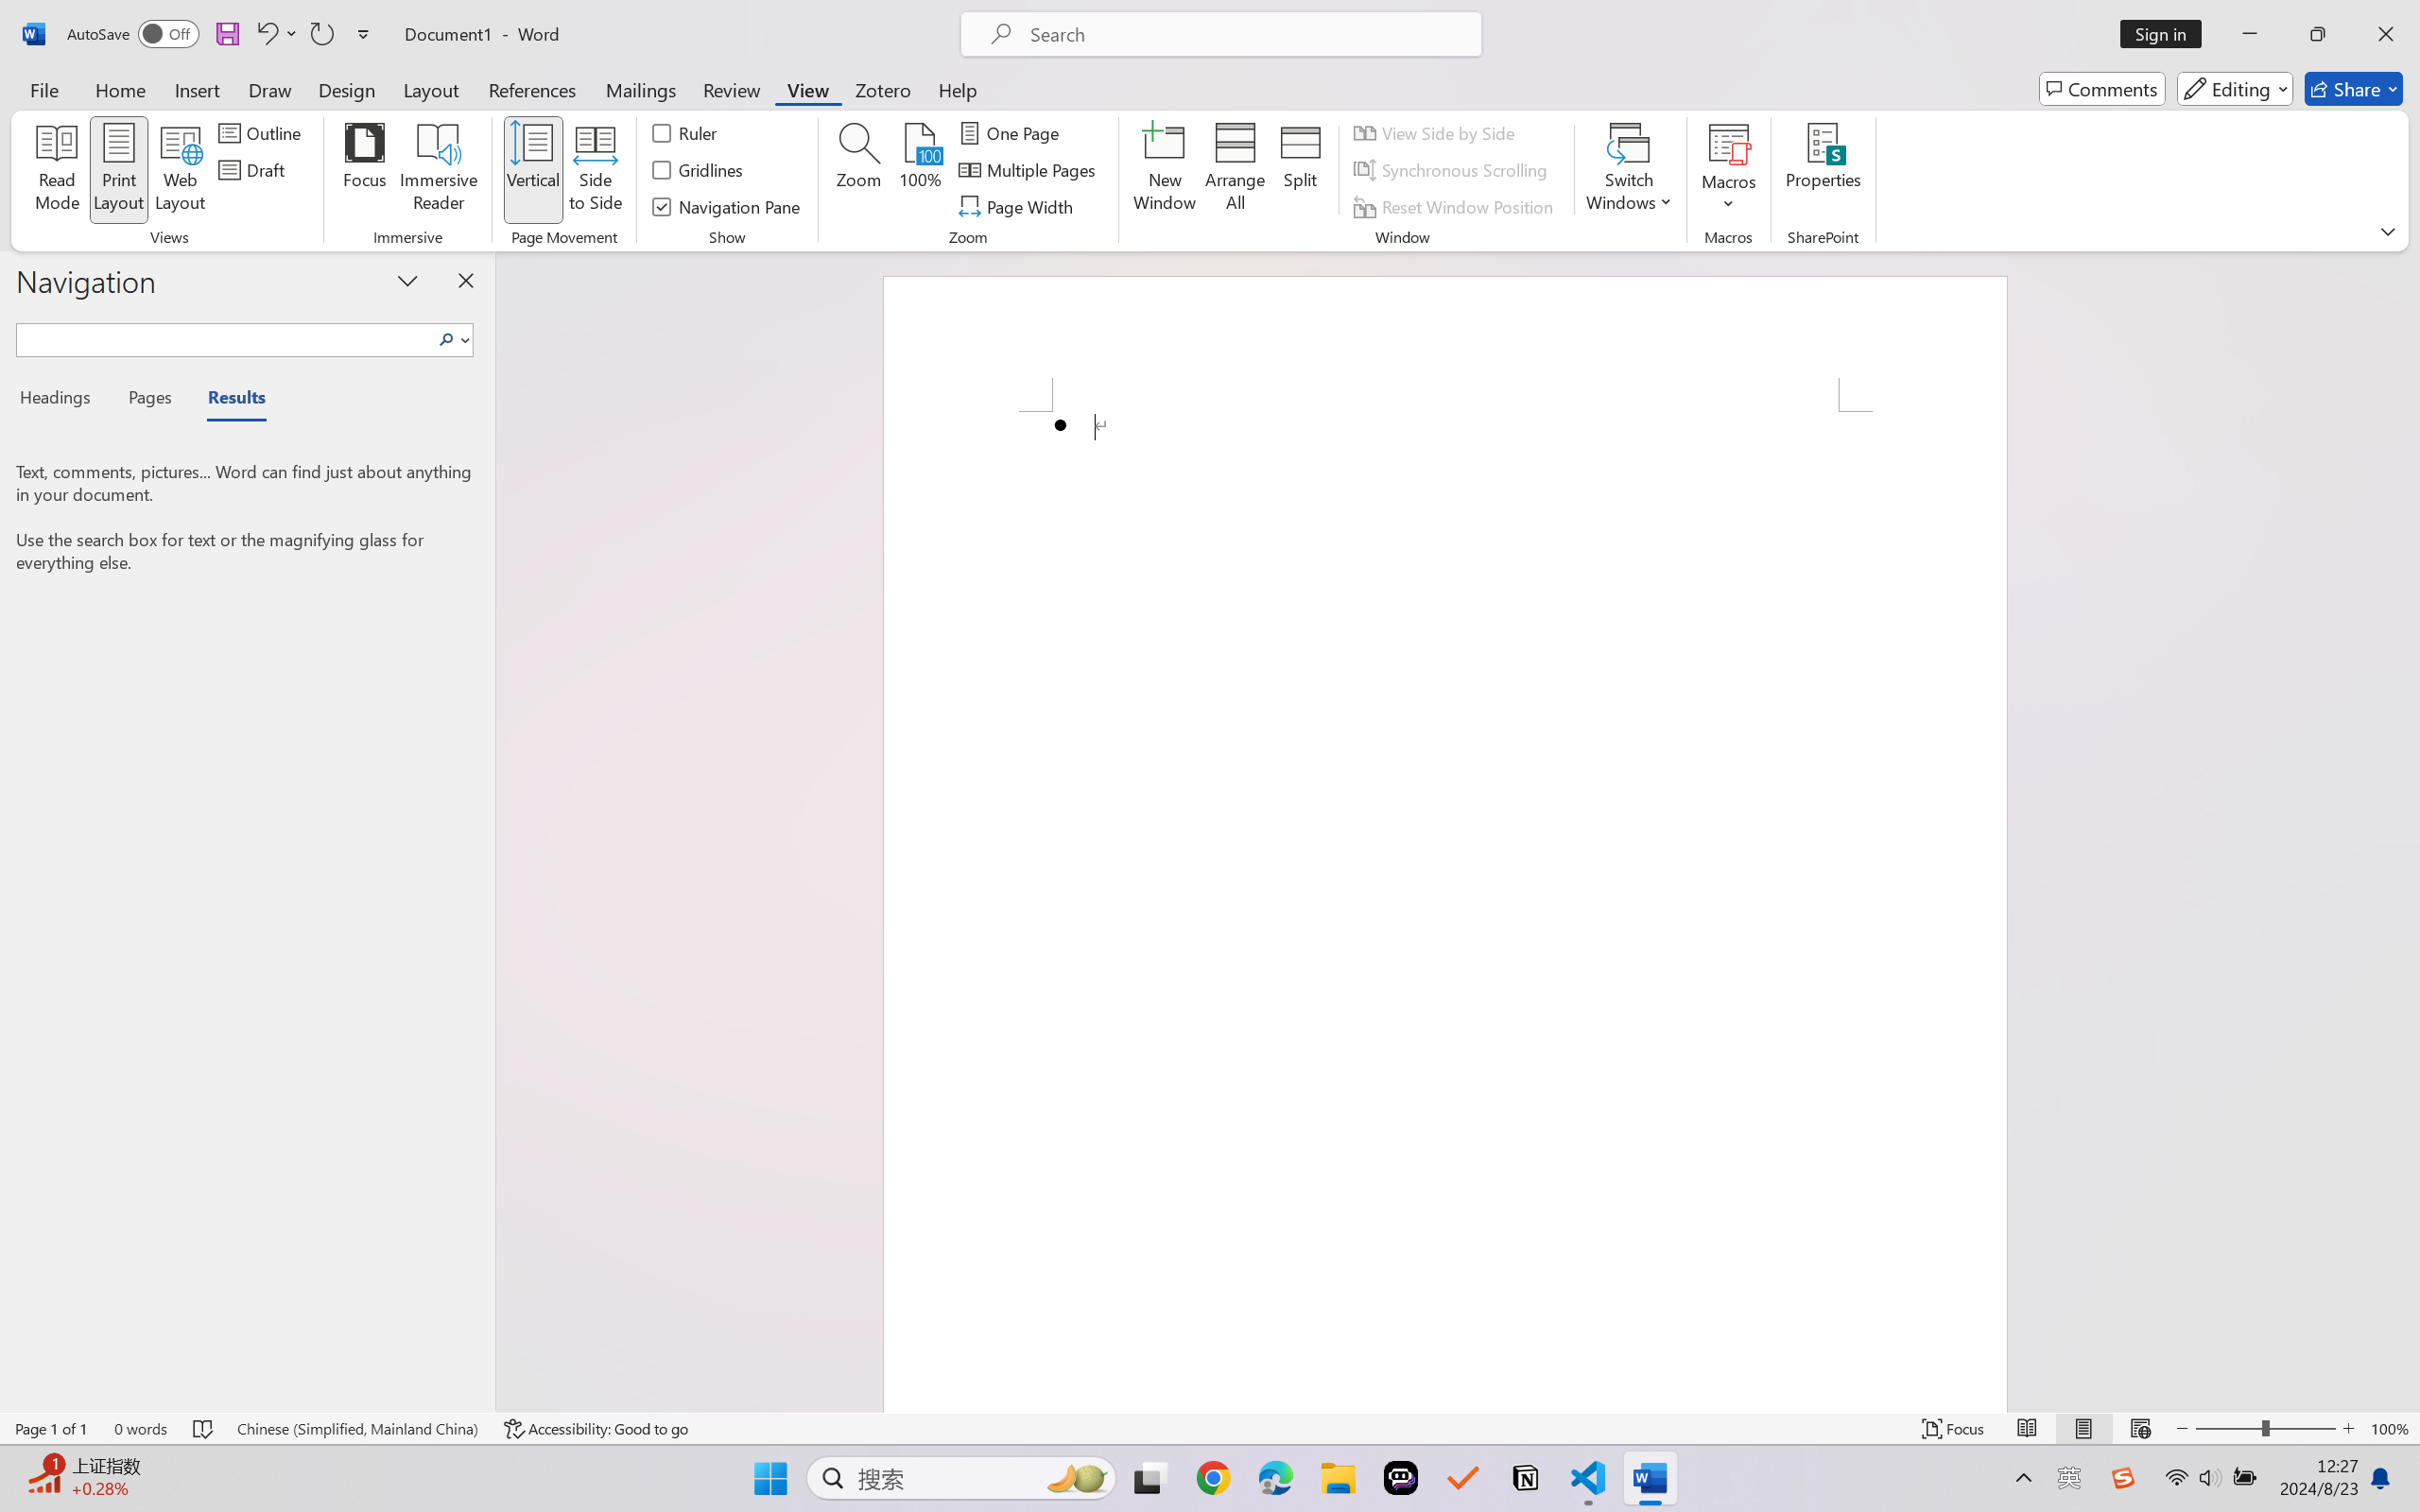 The height and width of the screenshot is (1512, 2420). Describe the element at coordinates (61, 401) in the screenshot. I see `'Headings'` at that location.